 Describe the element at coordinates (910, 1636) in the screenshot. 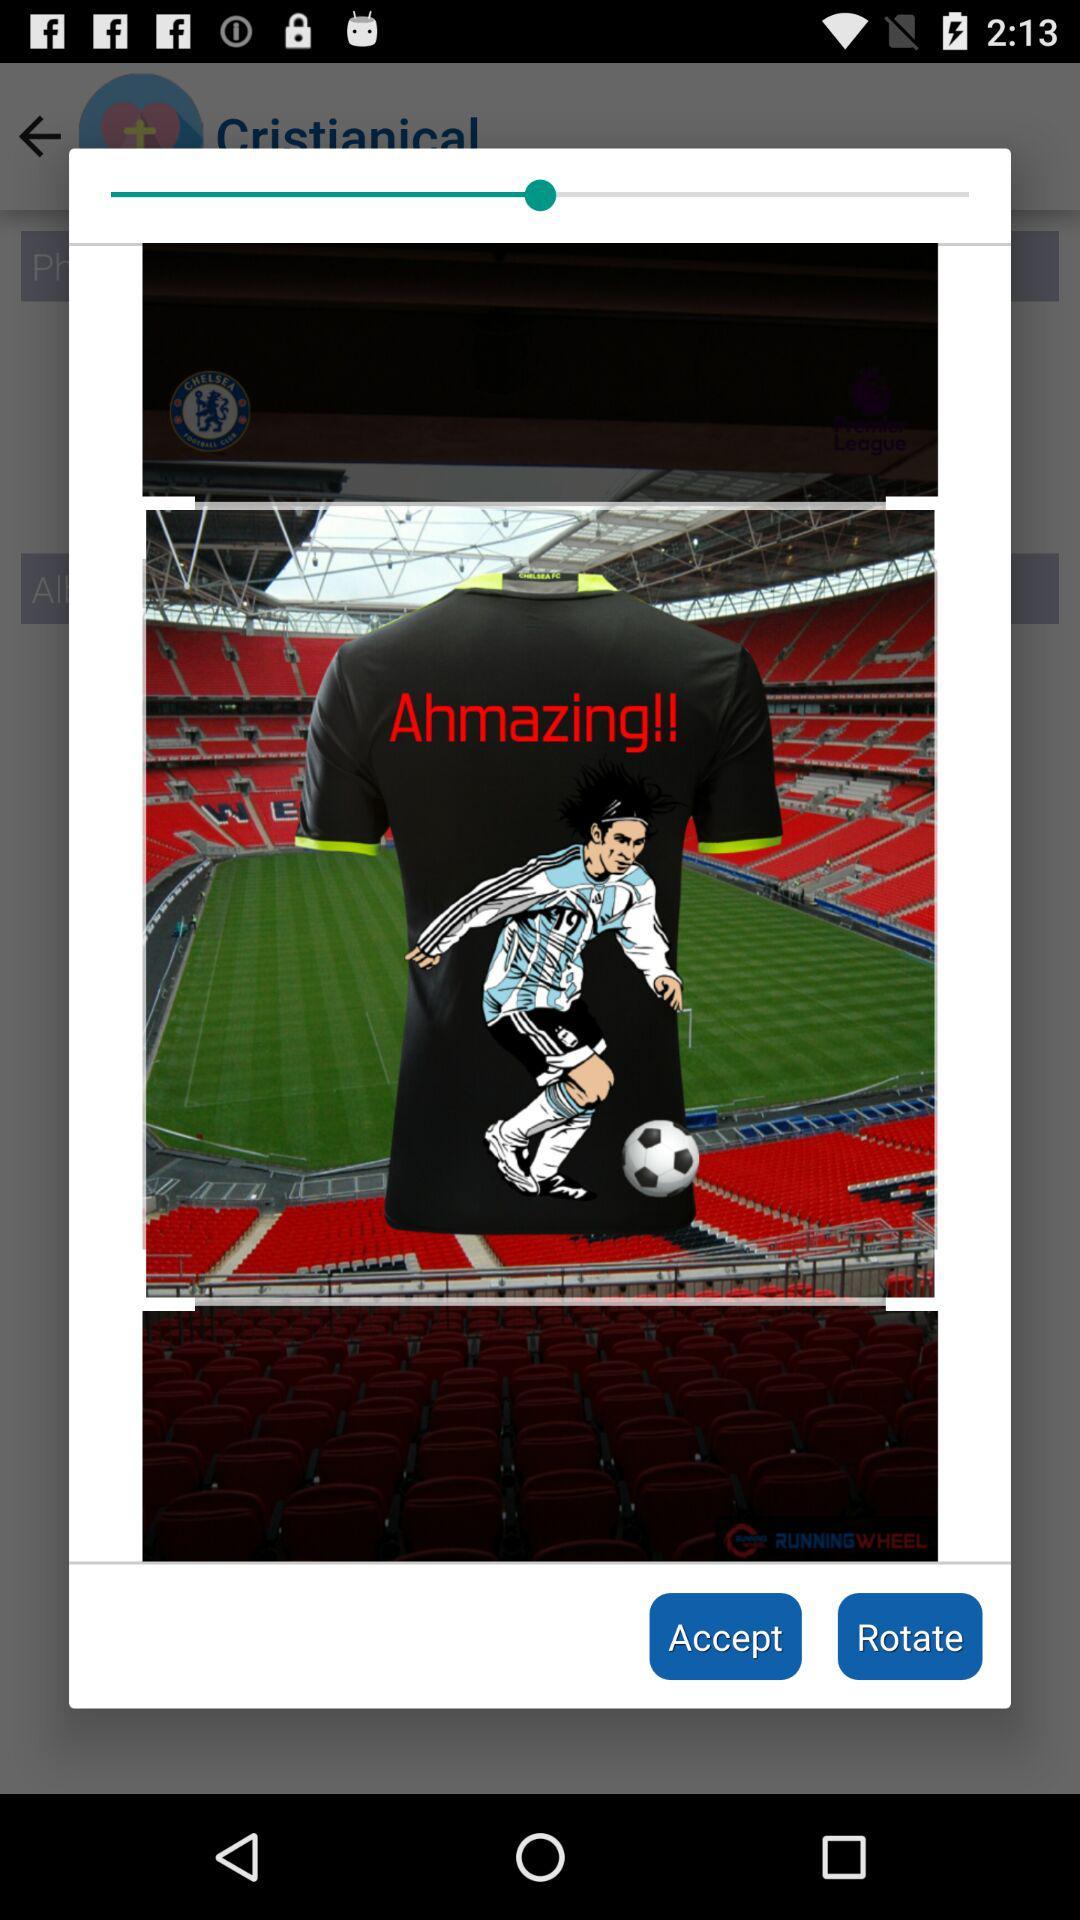

I see `icon next to accept` at that location.